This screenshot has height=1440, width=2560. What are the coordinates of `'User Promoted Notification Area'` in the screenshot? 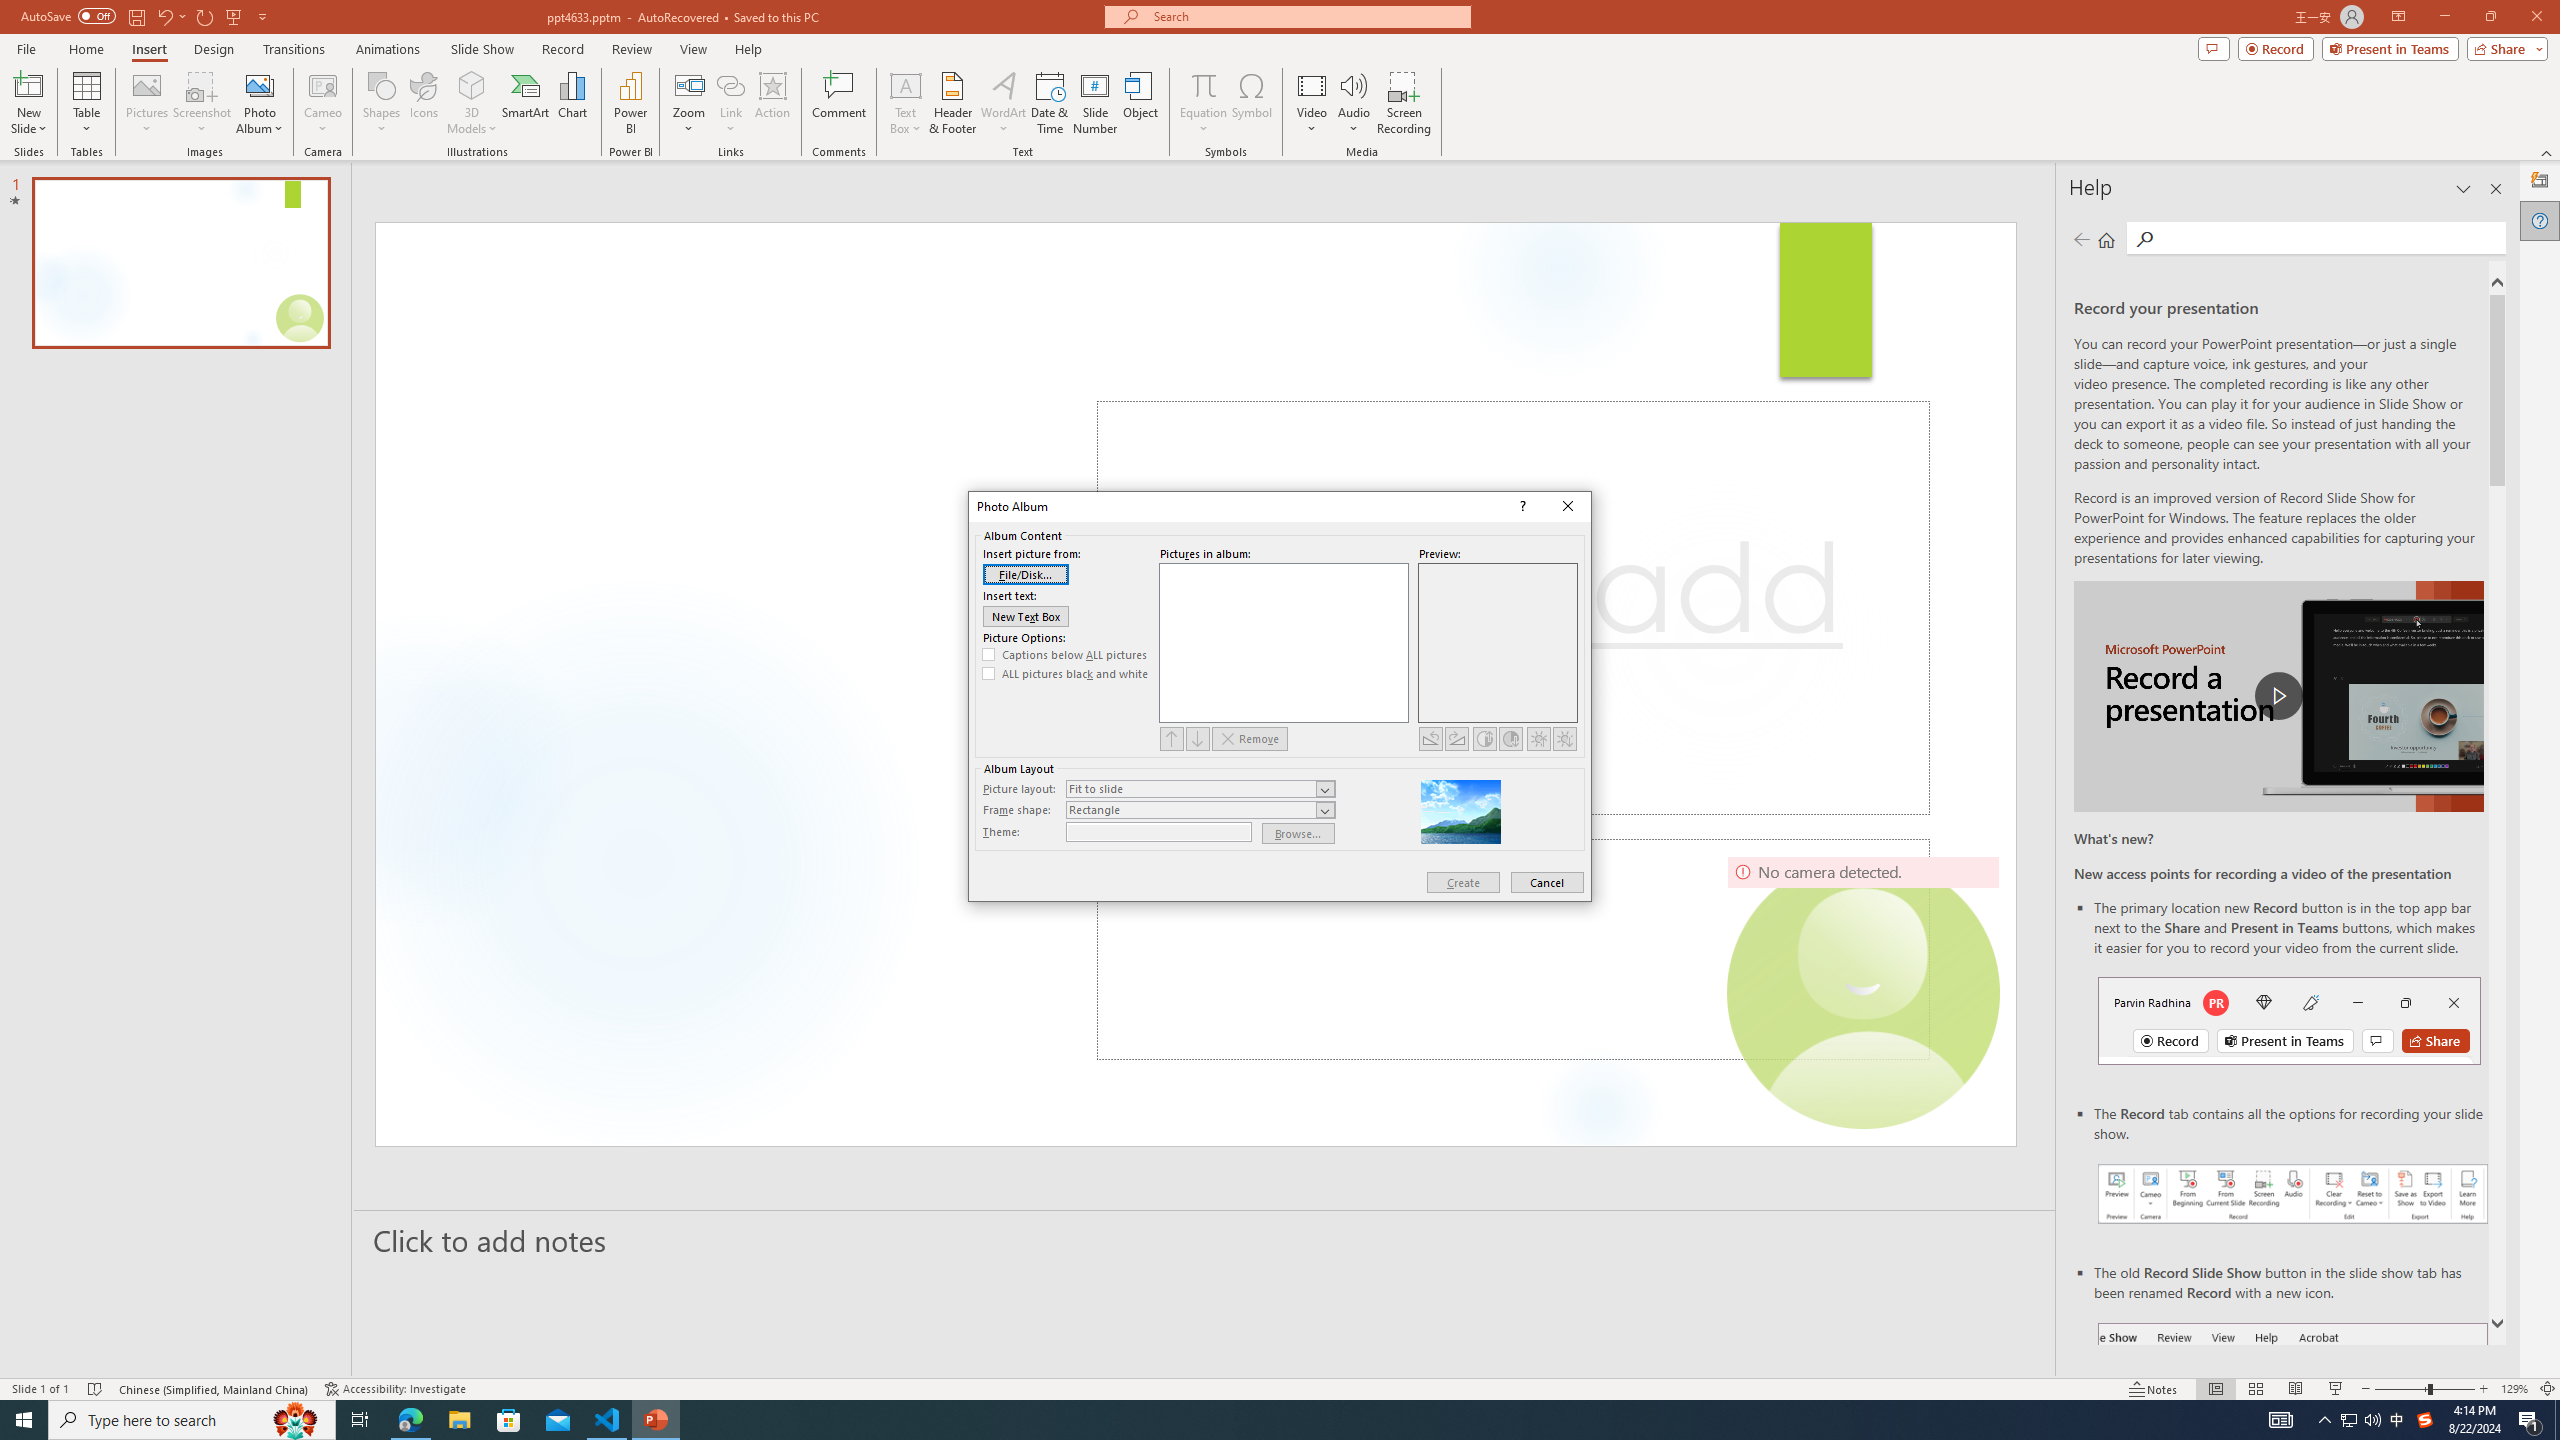 It's located at (2360, 1418).